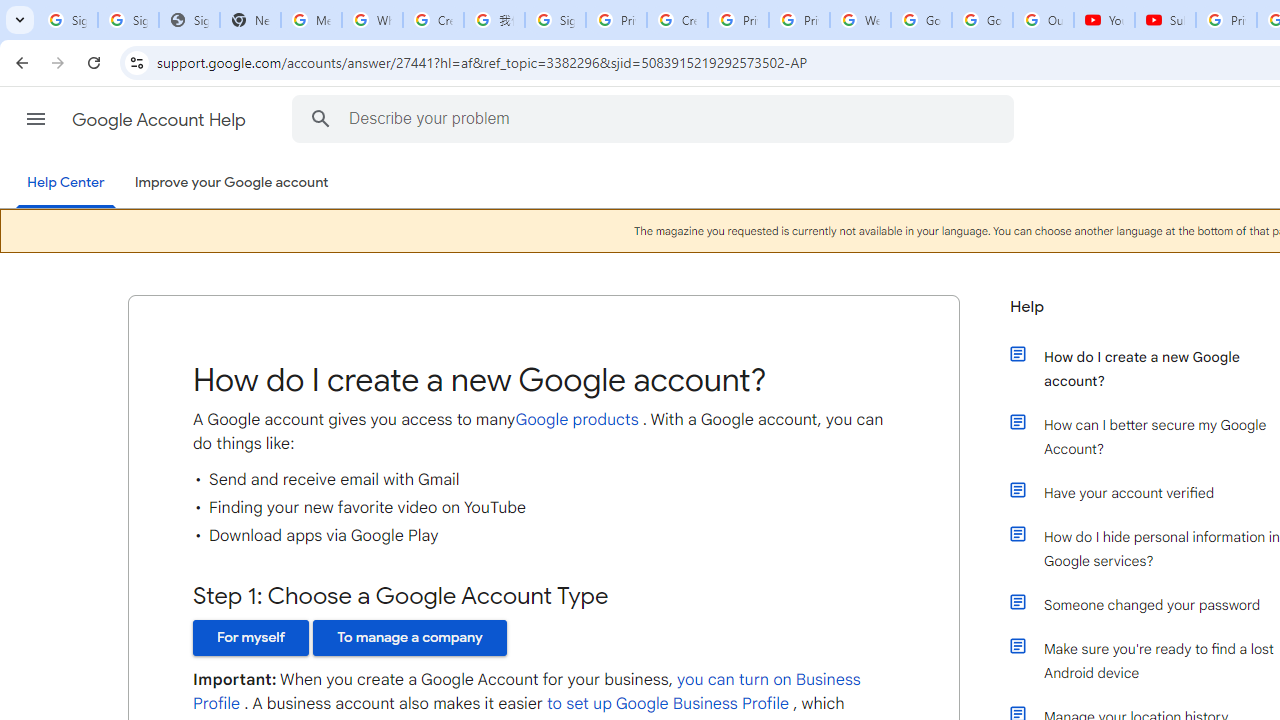 This screenshot has width=1280, height=720. What do you see at coordinates (189, 20) in the screenshot?
I see `'Sign In - USA TODAY'` at bounding box center [189, 20].